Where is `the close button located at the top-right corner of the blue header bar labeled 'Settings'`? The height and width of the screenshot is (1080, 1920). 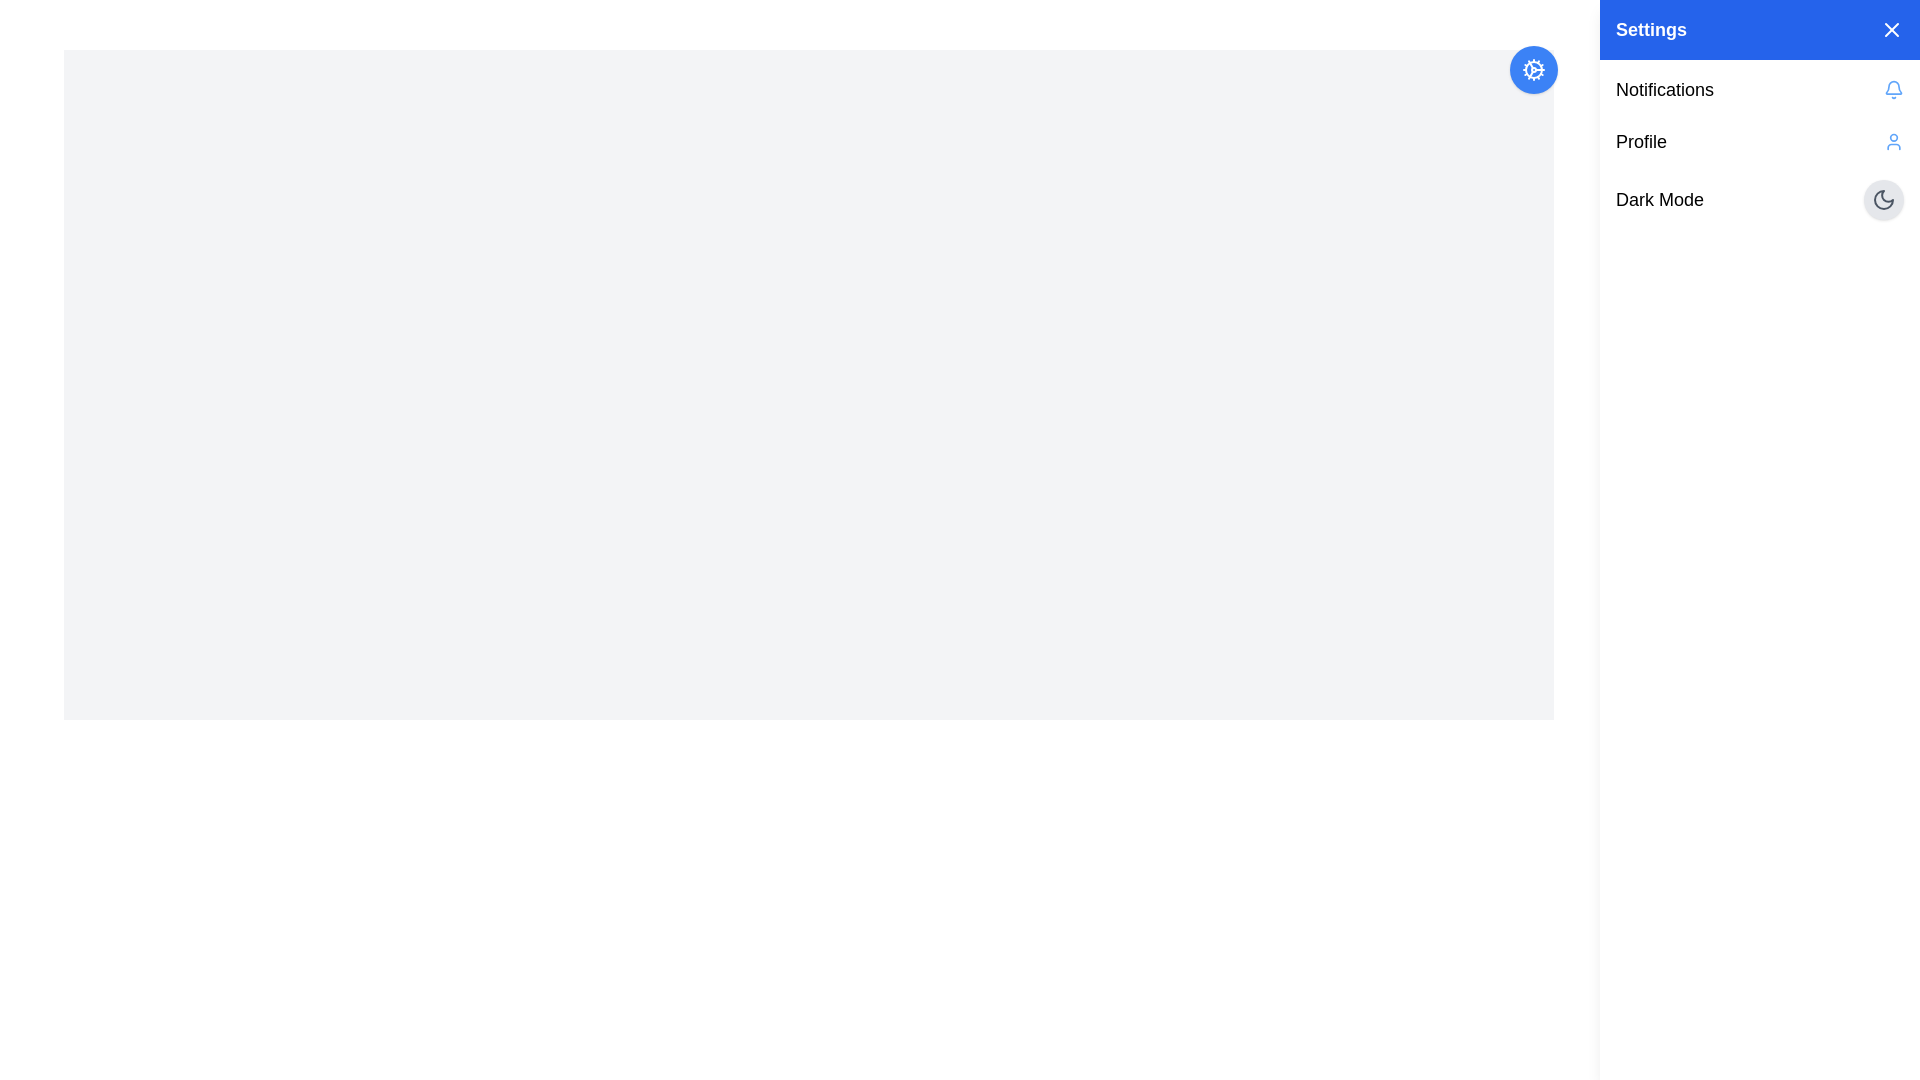
the close button located at the top-right corner of the blue header bar labeled 'Settings' is located at coordinates (1890, 30).